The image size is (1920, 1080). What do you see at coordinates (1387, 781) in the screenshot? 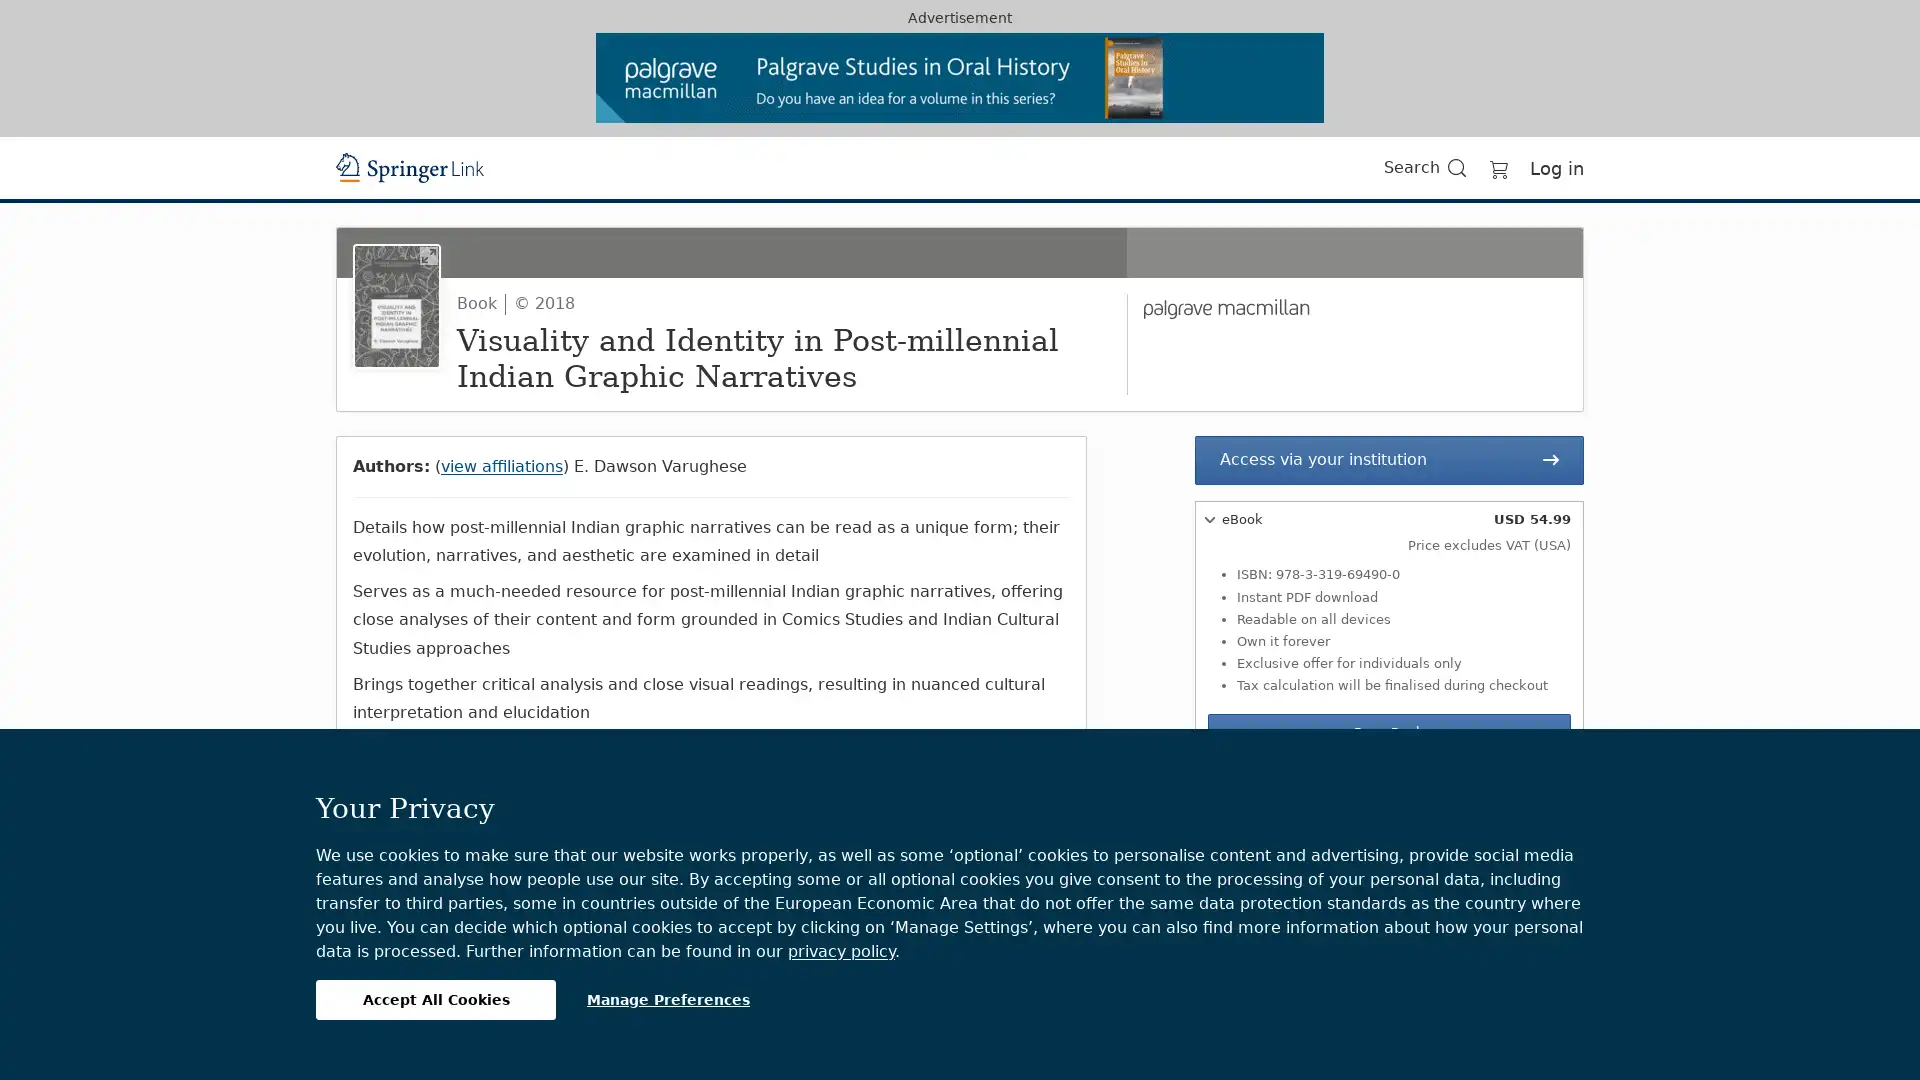
I see `Softcover Book USD 69.99` at bounding box center [1387, 781].